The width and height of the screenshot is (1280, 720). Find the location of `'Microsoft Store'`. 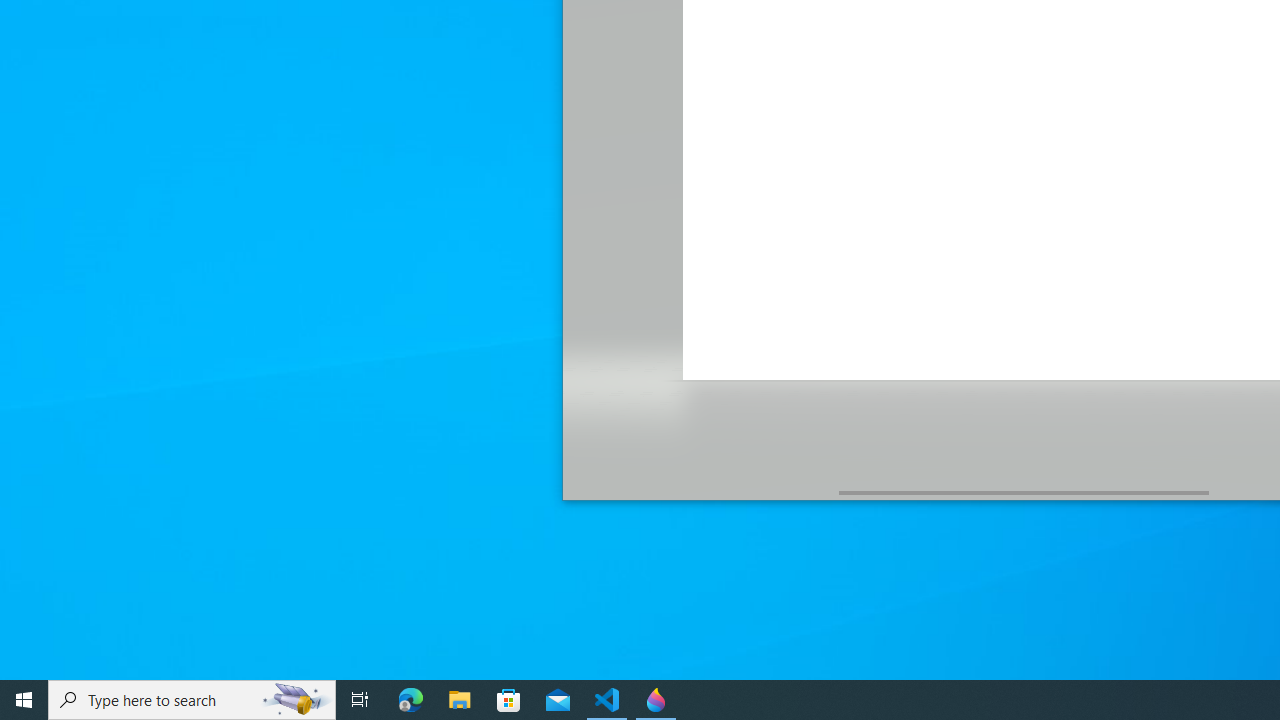

'Microsoft Store' is located at coordinates (509, 698).